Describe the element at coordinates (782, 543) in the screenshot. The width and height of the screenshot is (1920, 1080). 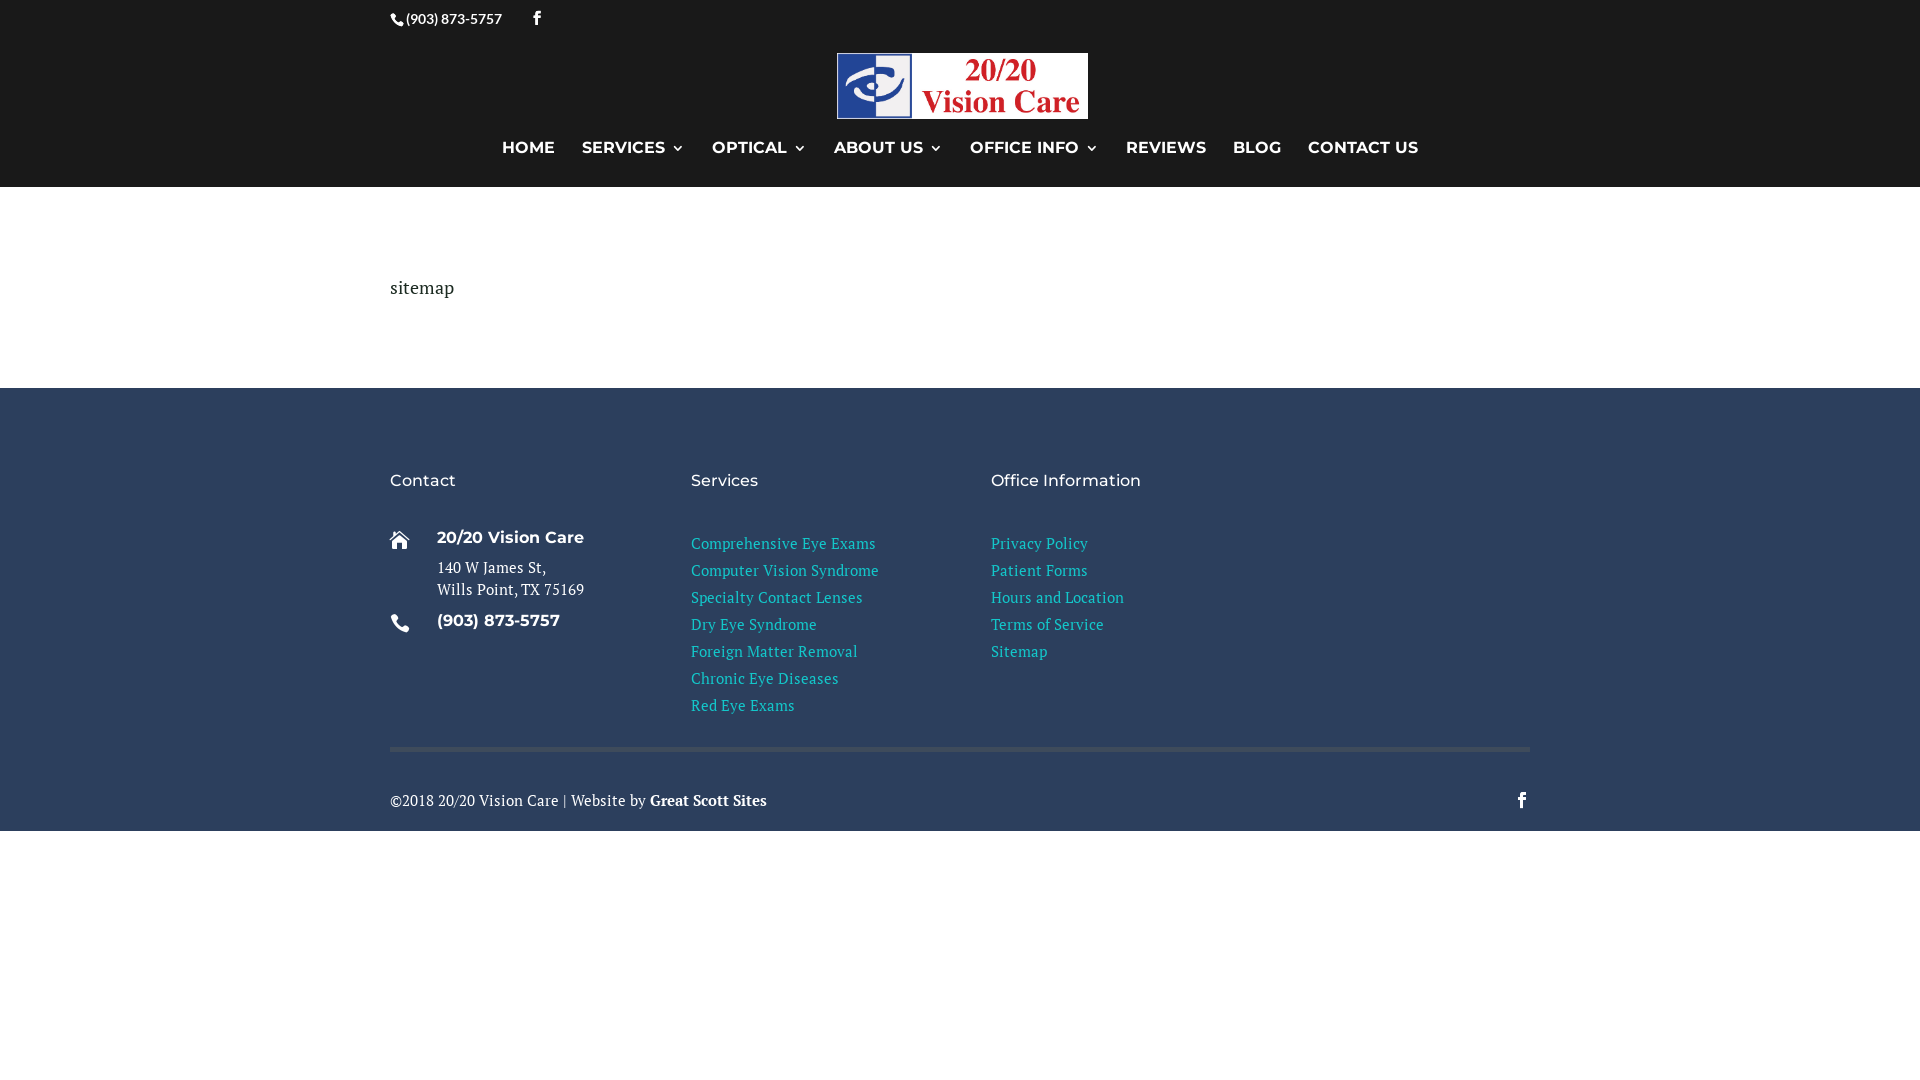
I see `'Comprehensive Eye Exams'` at that location.